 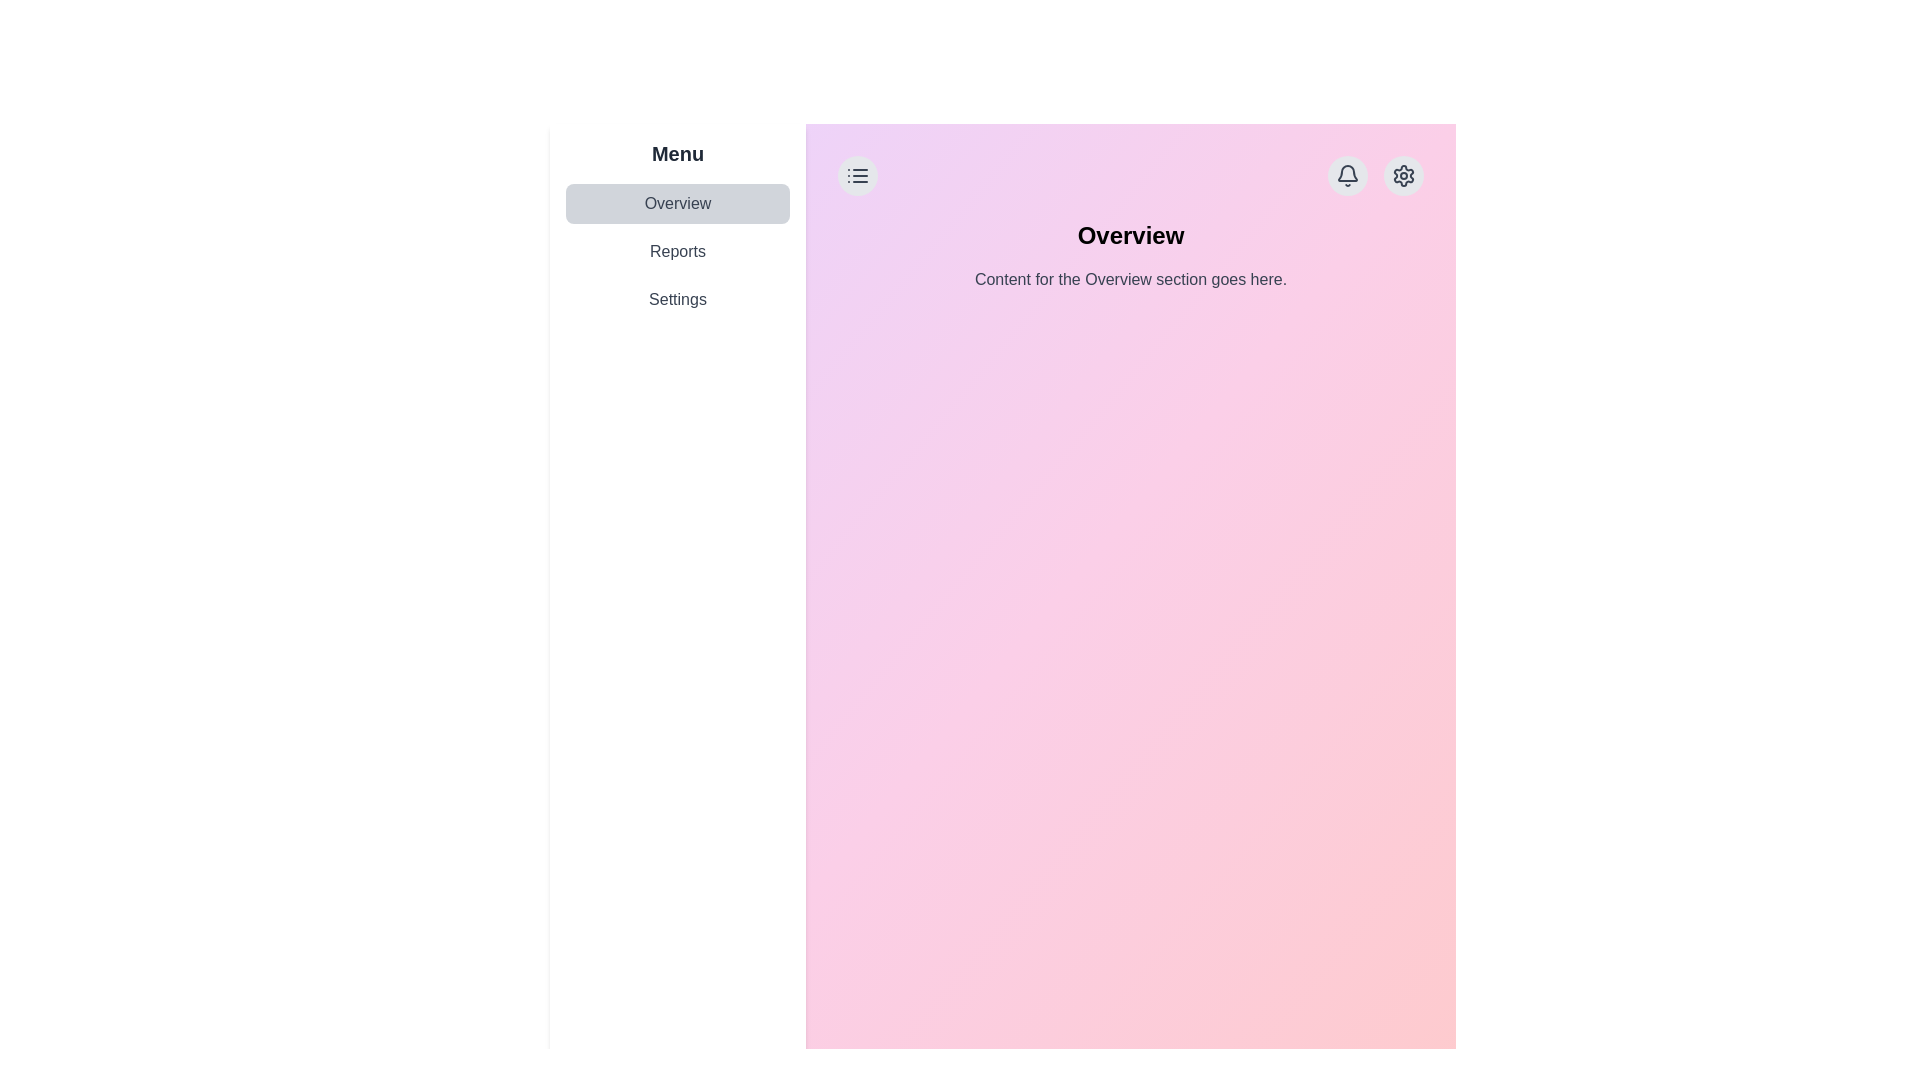 I want to click on the 'Overview' button, which is a rectangular button with rounded corners and a light gray background, located in the left sidebar of the interface, so click(x=677, y=204).